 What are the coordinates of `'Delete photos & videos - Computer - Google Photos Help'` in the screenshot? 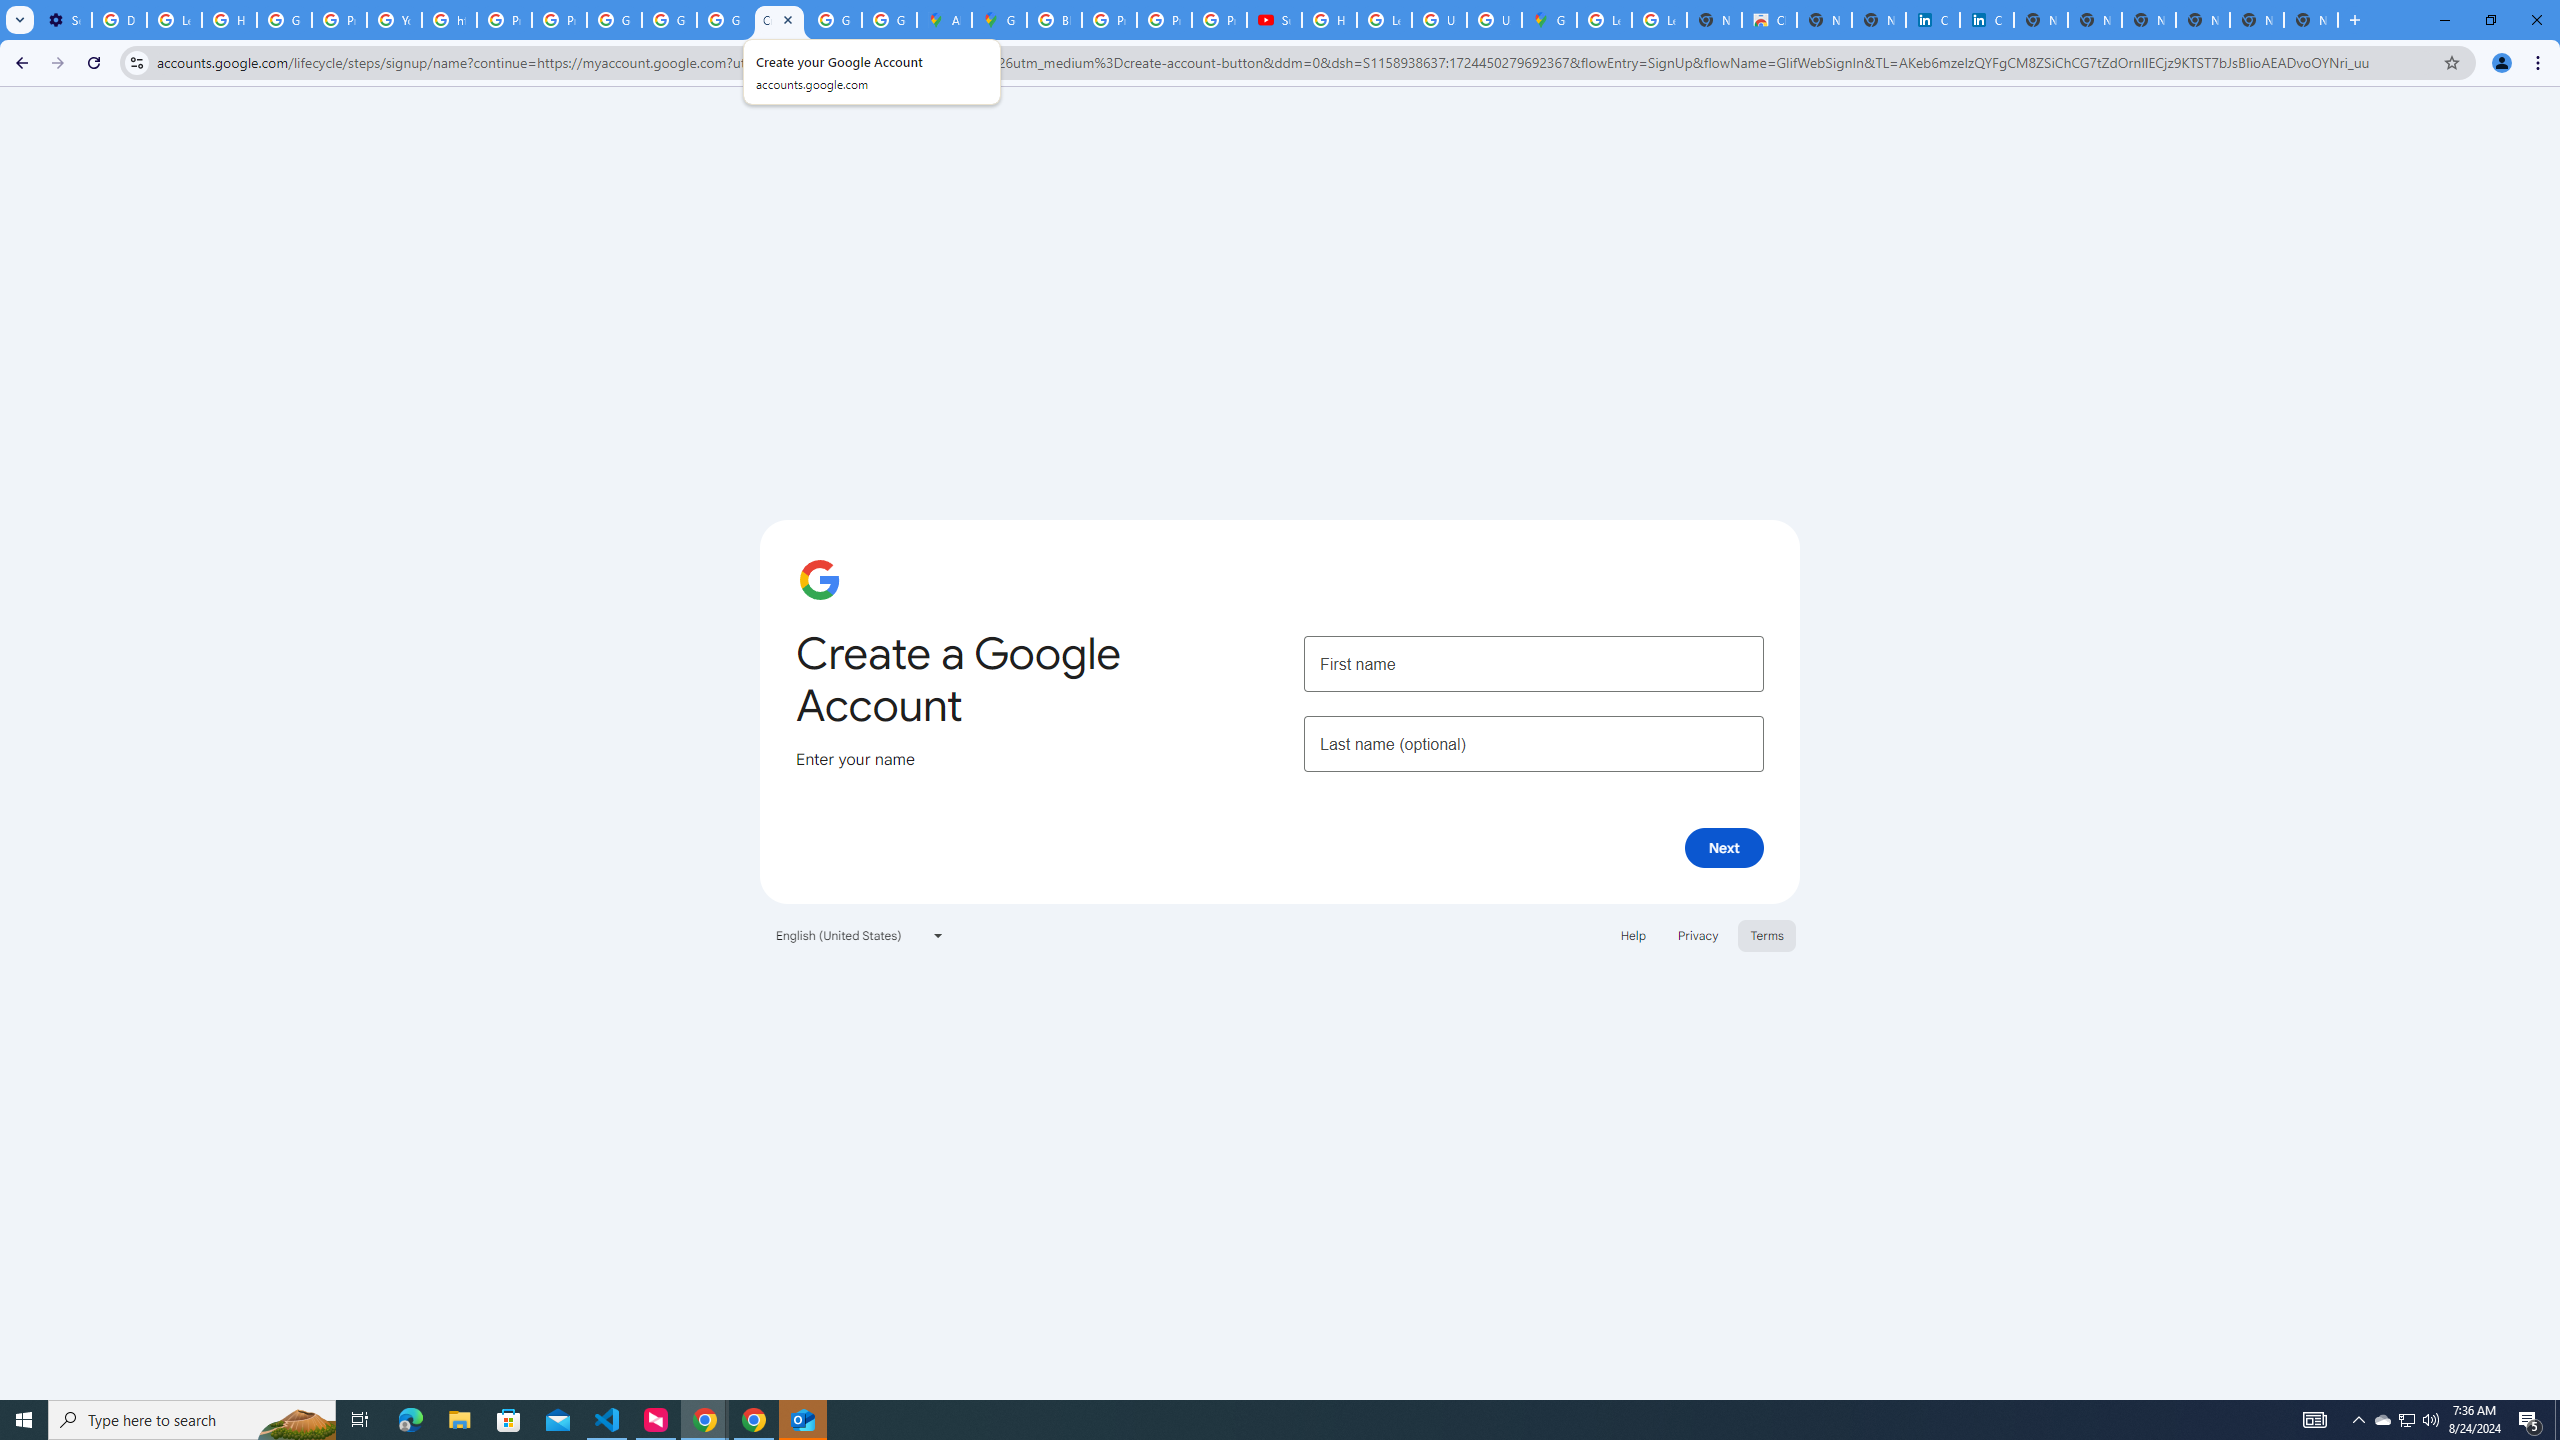 It's located at (118, 19).